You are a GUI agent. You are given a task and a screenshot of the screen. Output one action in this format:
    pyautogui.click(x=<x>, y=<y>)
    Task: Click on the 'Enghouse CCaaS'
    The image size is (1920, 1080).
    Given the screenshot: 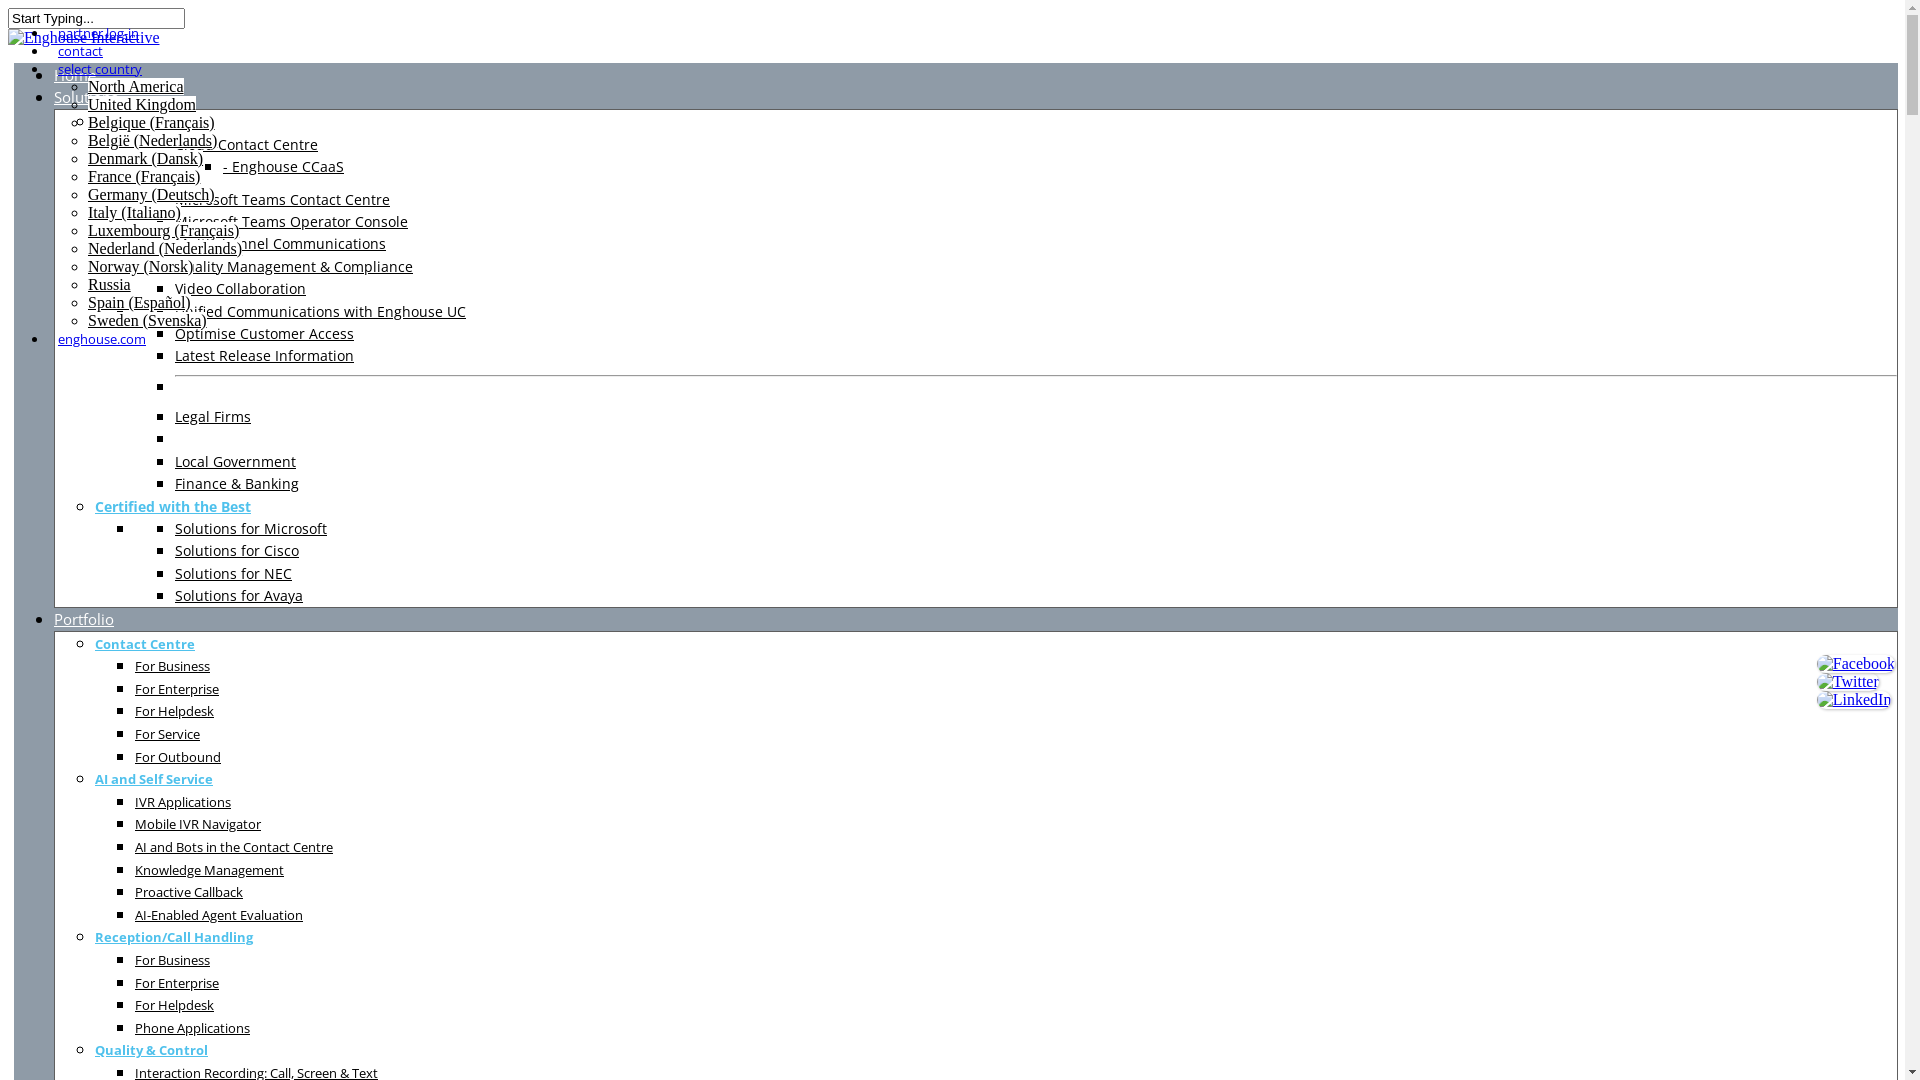 What is the action you would take?
    pyautogui.click(x=282, y=165)
    